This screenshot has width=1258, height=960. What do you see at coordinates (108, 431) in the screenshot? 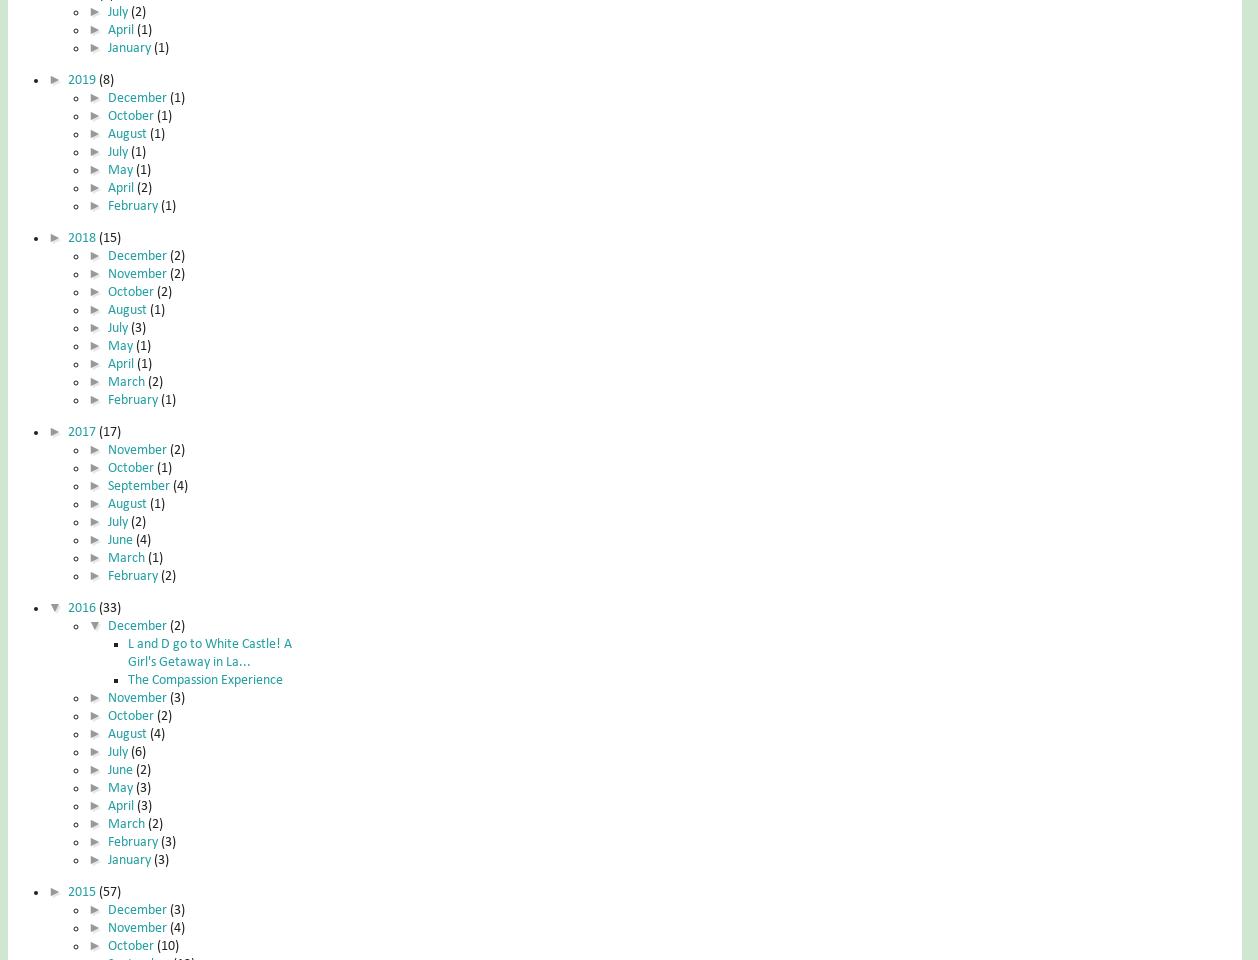
I see `'(17)'` at bounding box center [108, 431].